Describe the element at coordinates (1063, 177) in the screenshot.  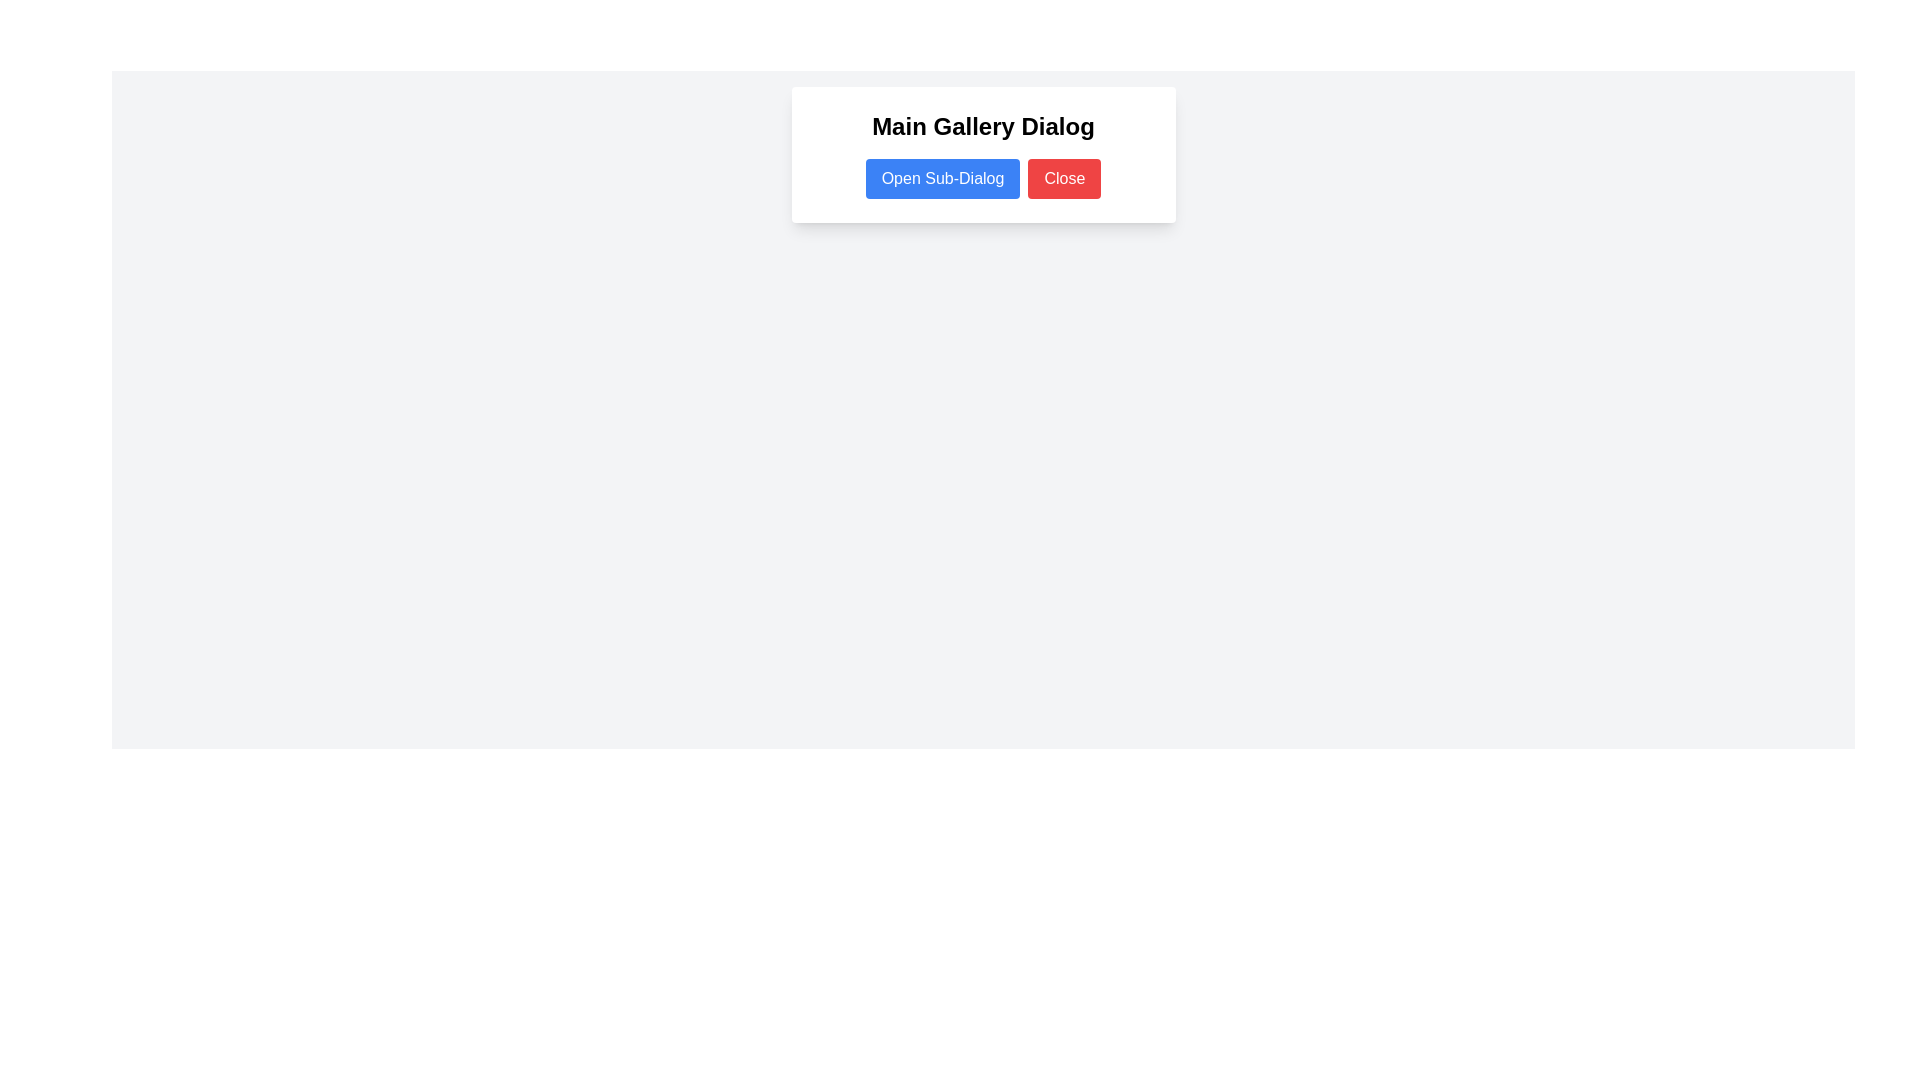
I see `the rectangular button with rounded corners, a red background, and white text displaying 'Close'` at that location.